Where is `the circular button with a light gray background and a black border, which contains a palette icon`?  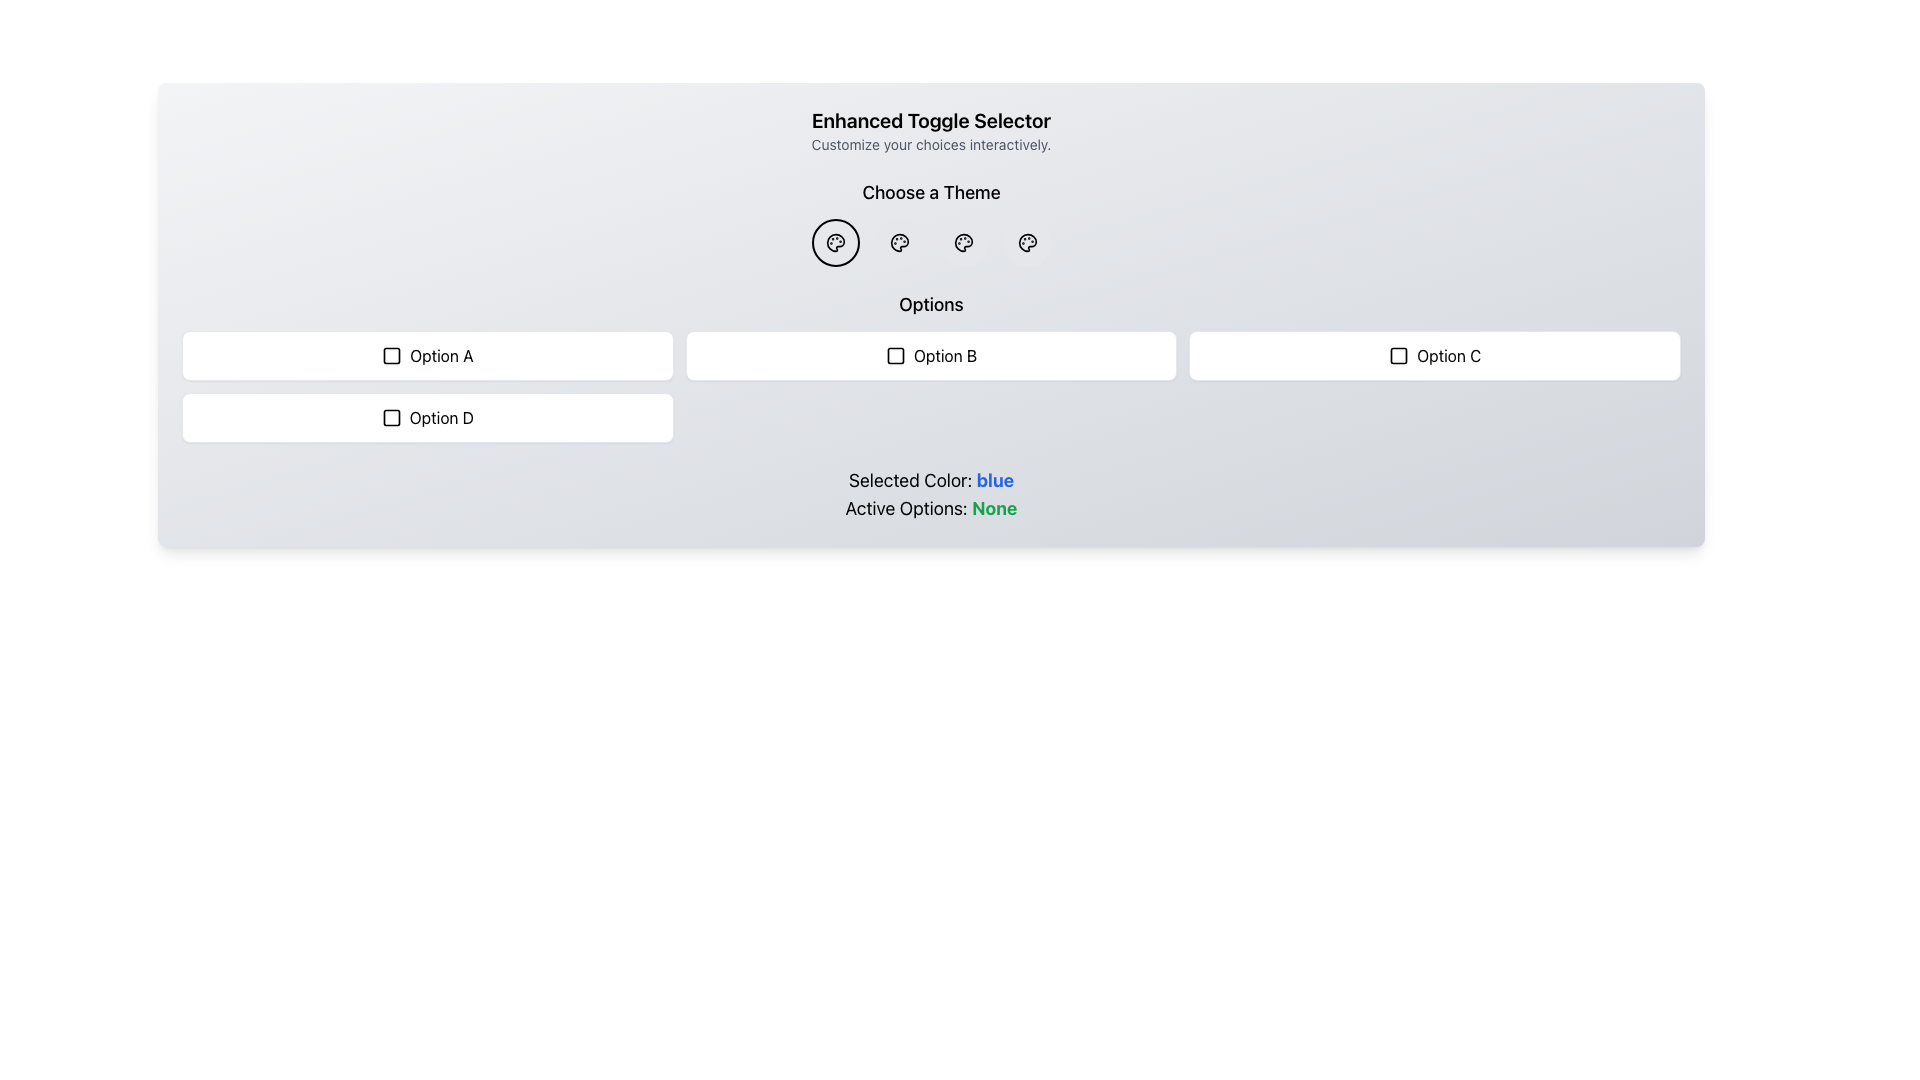 the circular button with a light gray background and a black border, which contains a palette icon is located at coordinates (1027, 242).